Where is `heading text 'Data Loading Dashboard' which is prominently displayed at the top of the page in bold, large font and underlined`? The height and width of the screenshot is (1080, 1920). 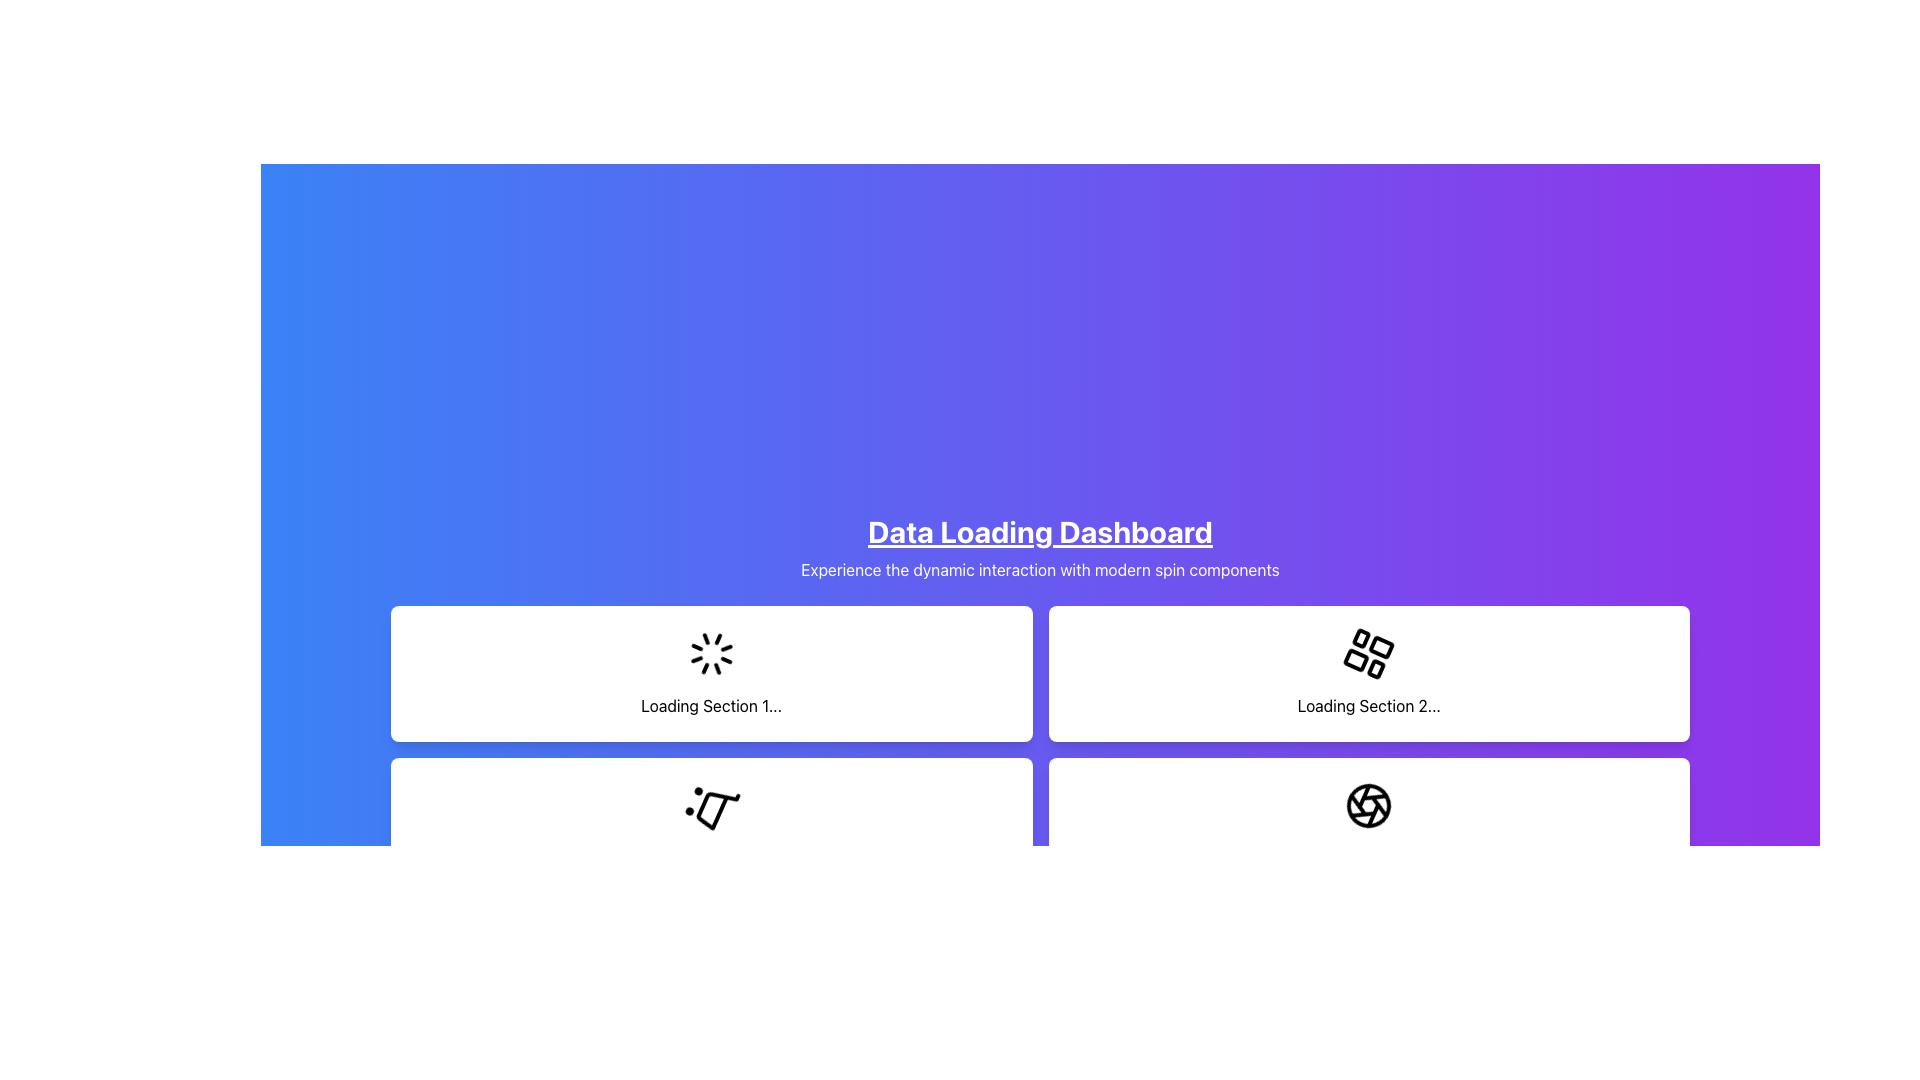 heading text 'Data Loading Dashboard' which is prominently displayed at the top of the page in bold, large font and underlined is located at coordinates (1040, 531).